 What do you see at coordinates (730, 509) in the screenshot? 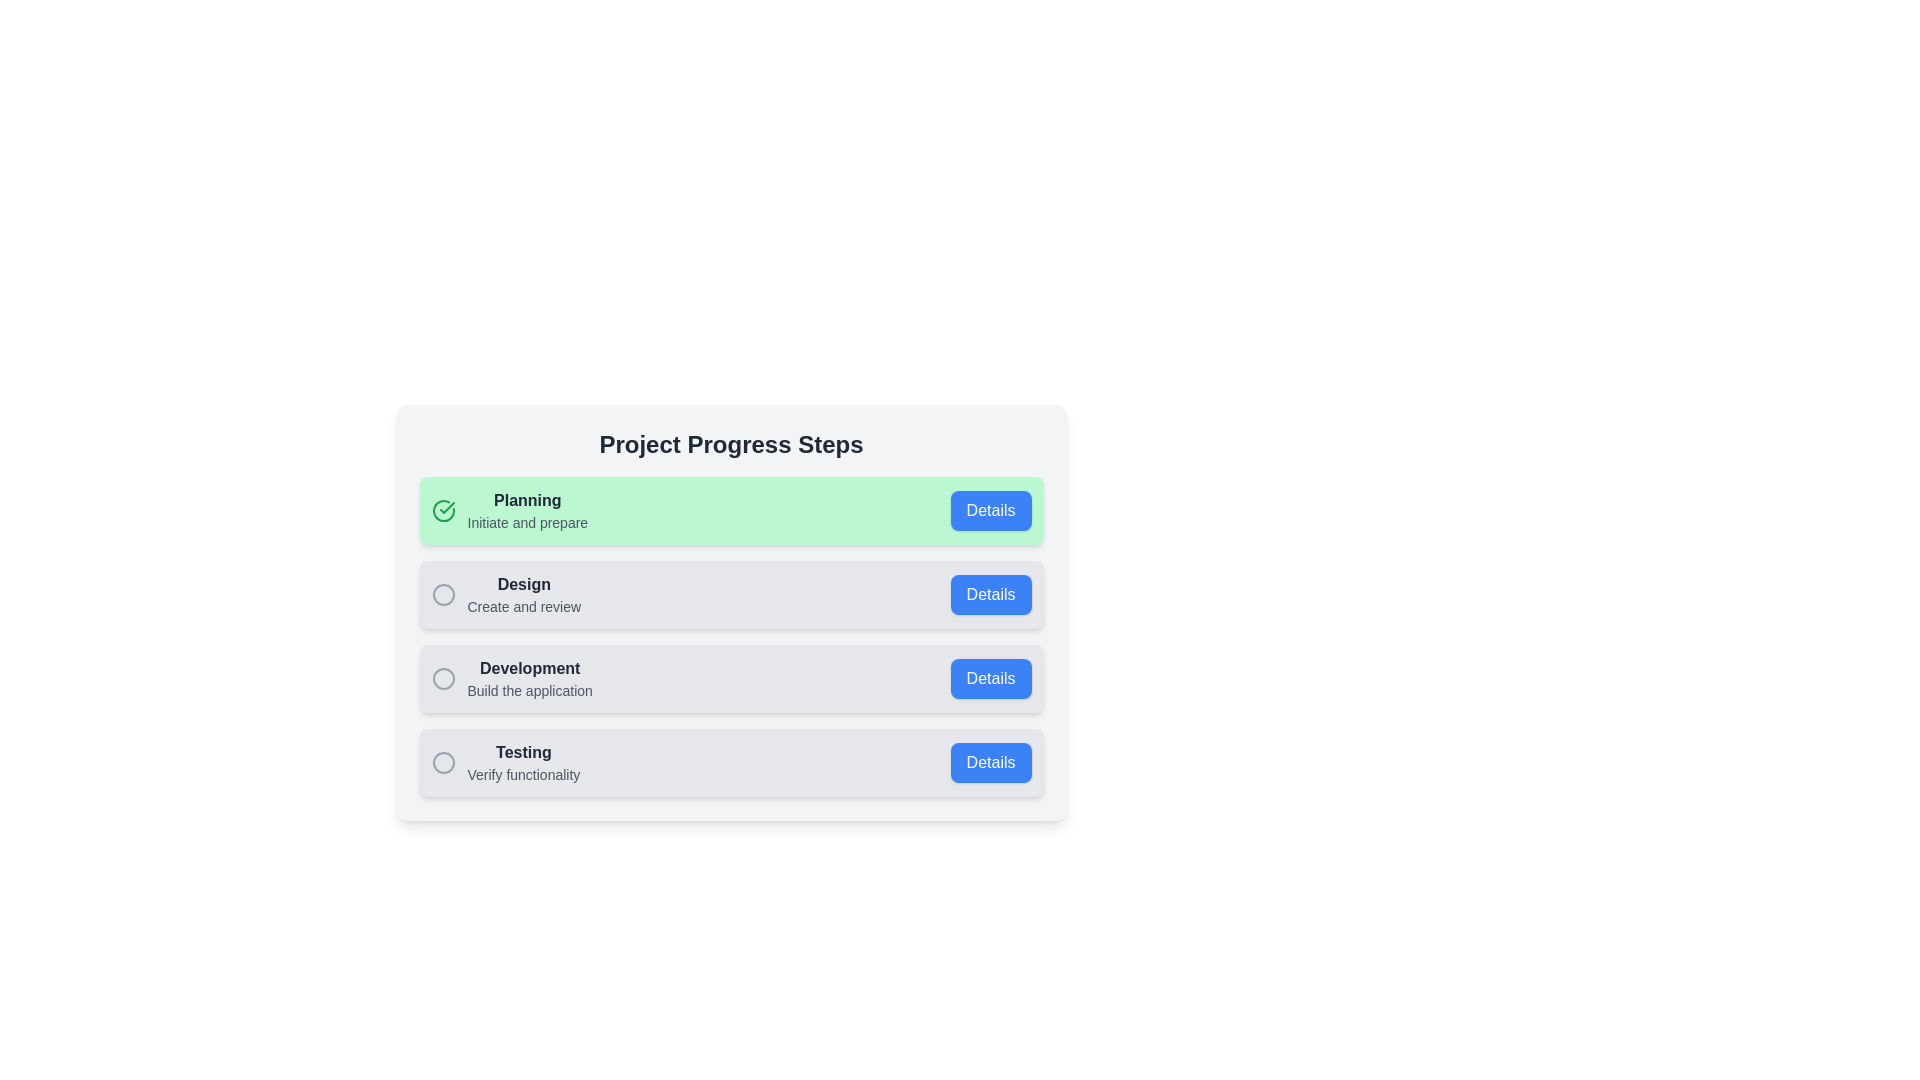
I see `the step corresponding to Planning` at bounding box center [730, 509].